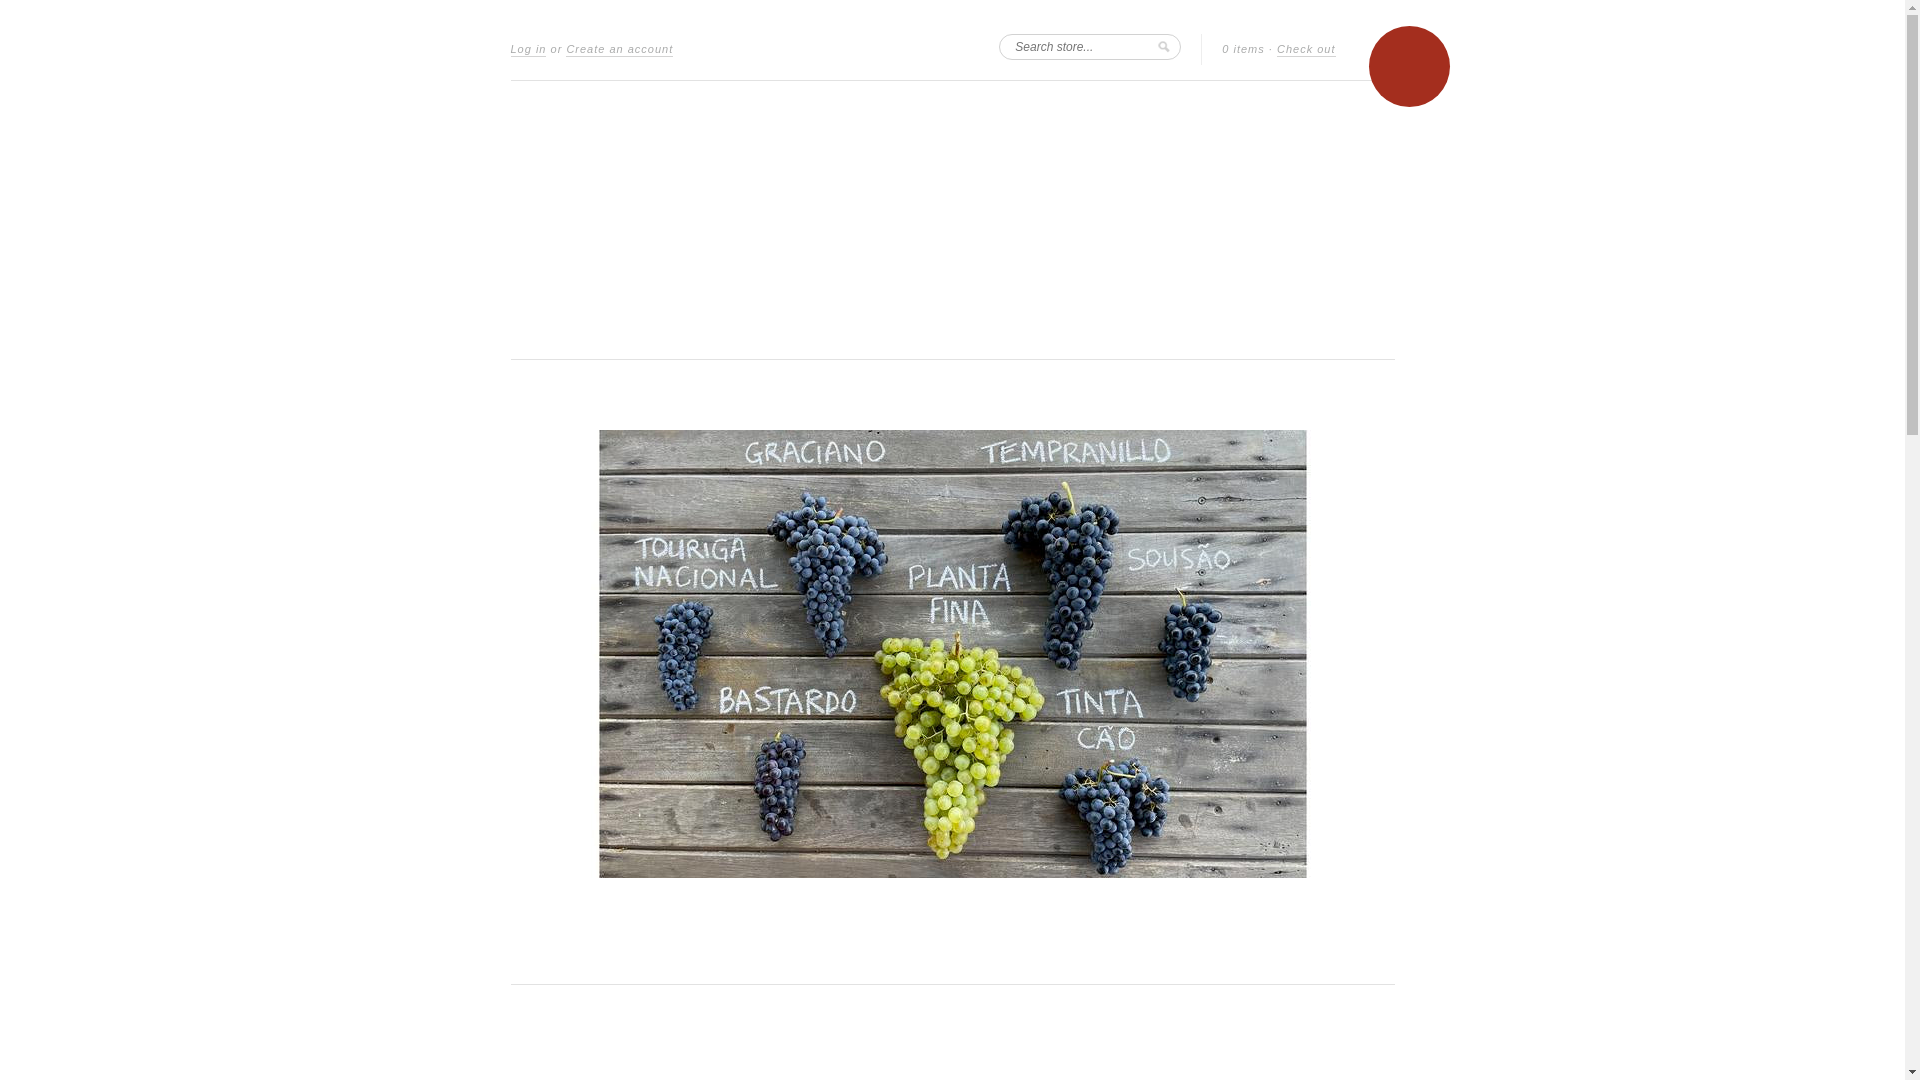 The height and width of the screenshot is (1080, 1920). I want to click on 'Check out', so click(1306, 49).